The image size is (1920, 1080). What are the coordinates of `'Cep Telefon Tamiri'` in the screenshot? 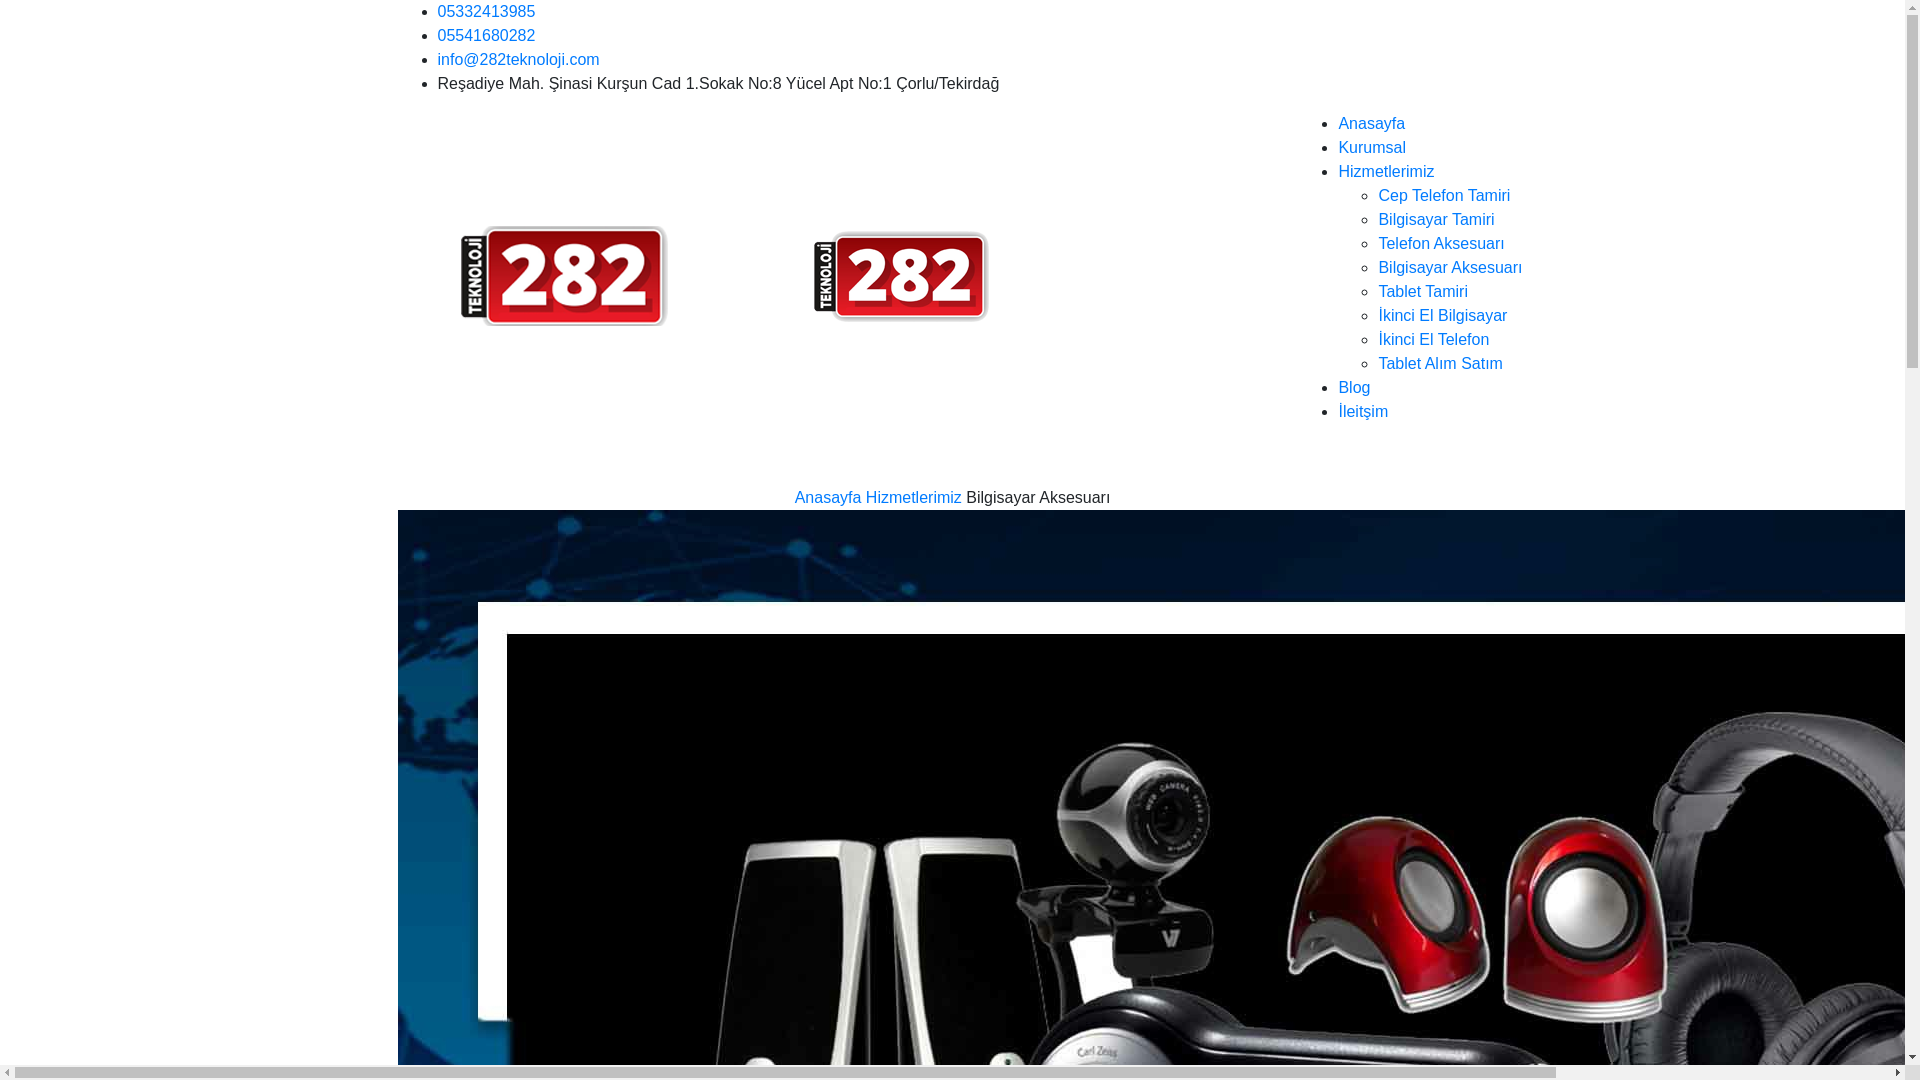 It's located at (1444, 195).